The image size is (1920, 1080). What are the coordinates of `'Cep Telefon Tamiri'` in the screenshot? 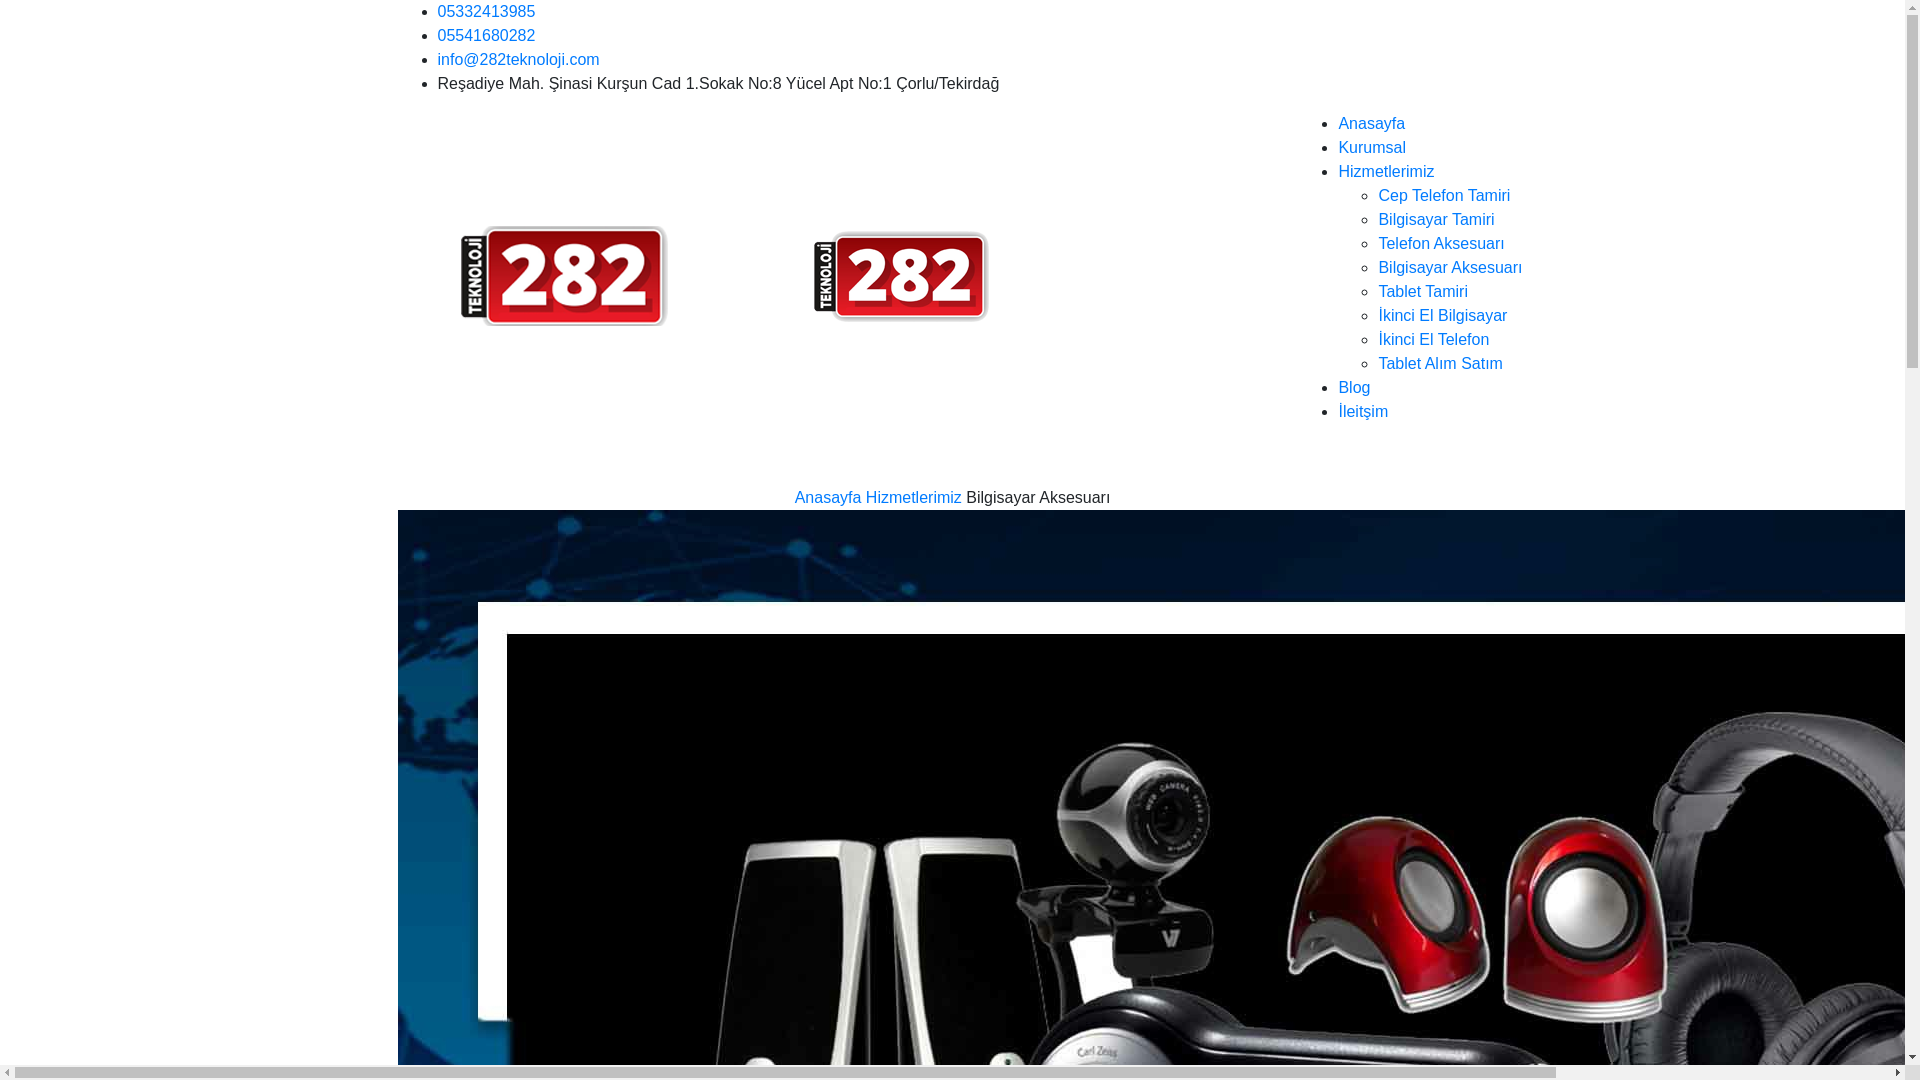 It's located at (1444, 195).